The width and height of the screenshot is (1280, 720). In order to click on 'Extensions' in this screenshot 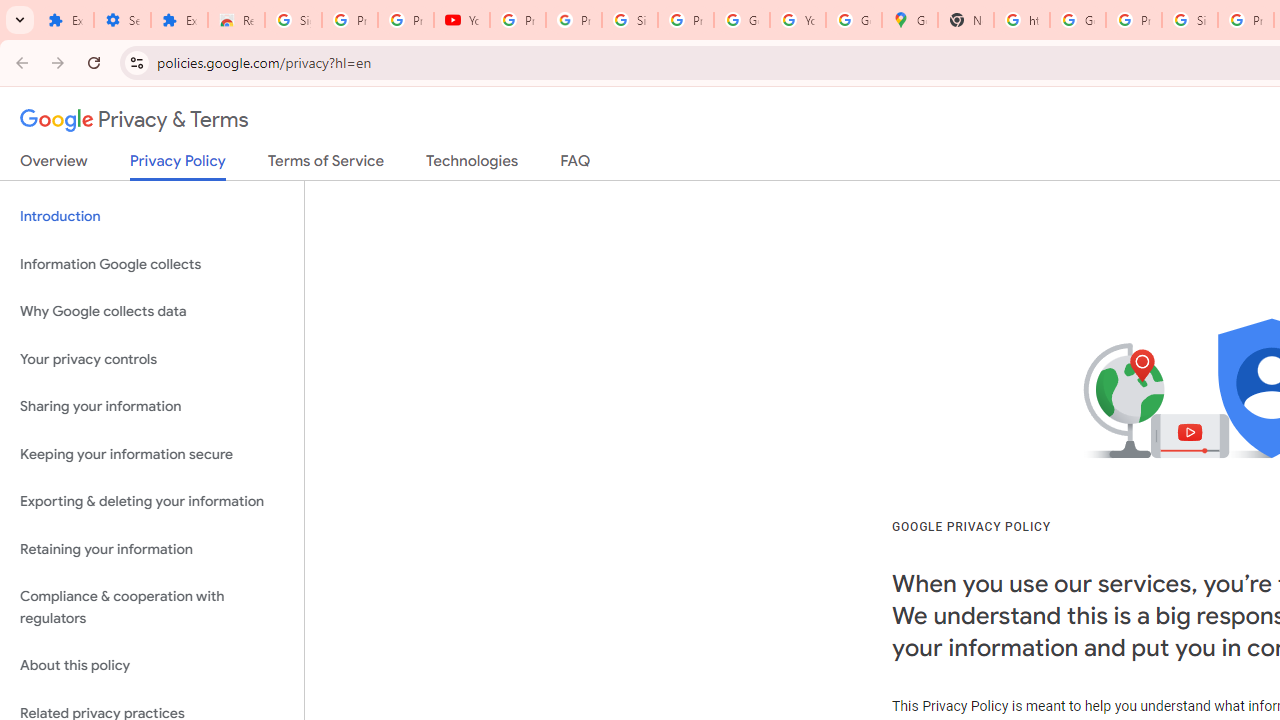, I will do `click(65, 20)`.